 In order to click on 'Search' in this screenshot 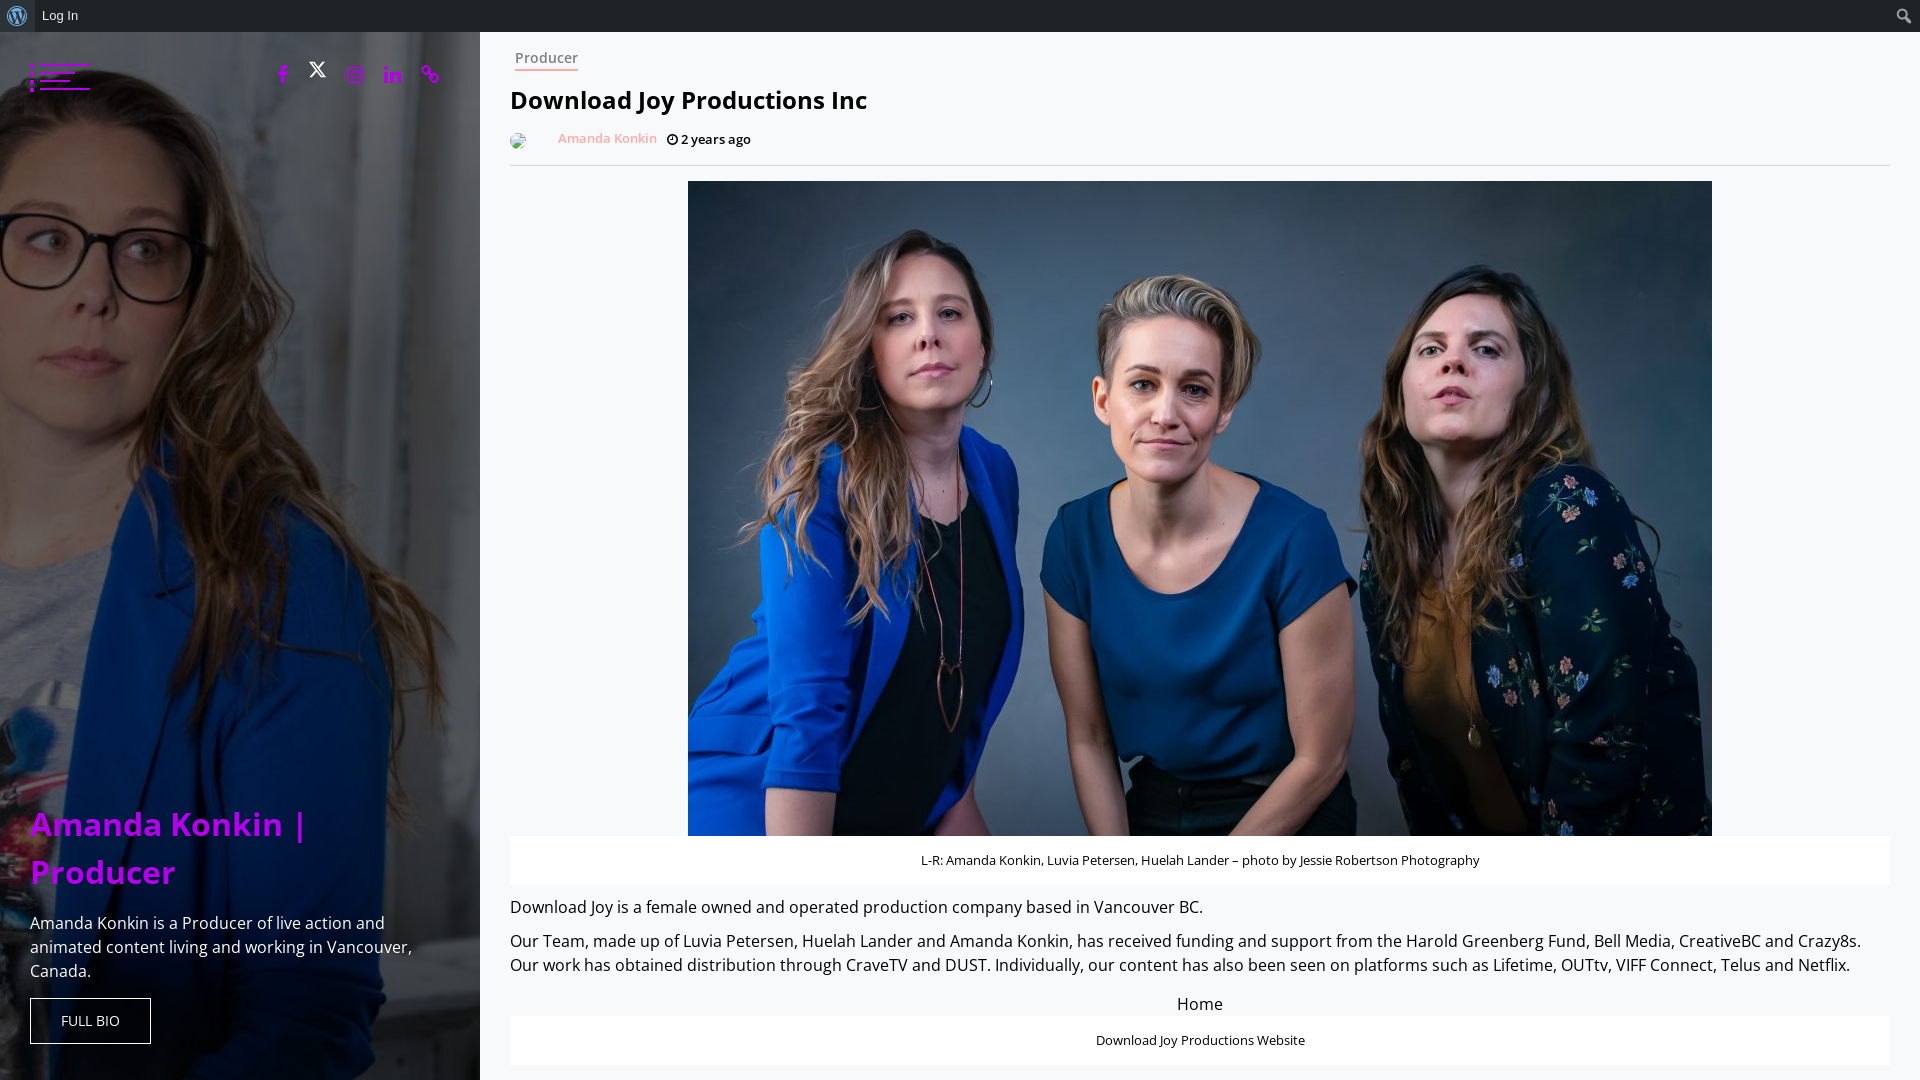, I will do `click(21, 16)`.